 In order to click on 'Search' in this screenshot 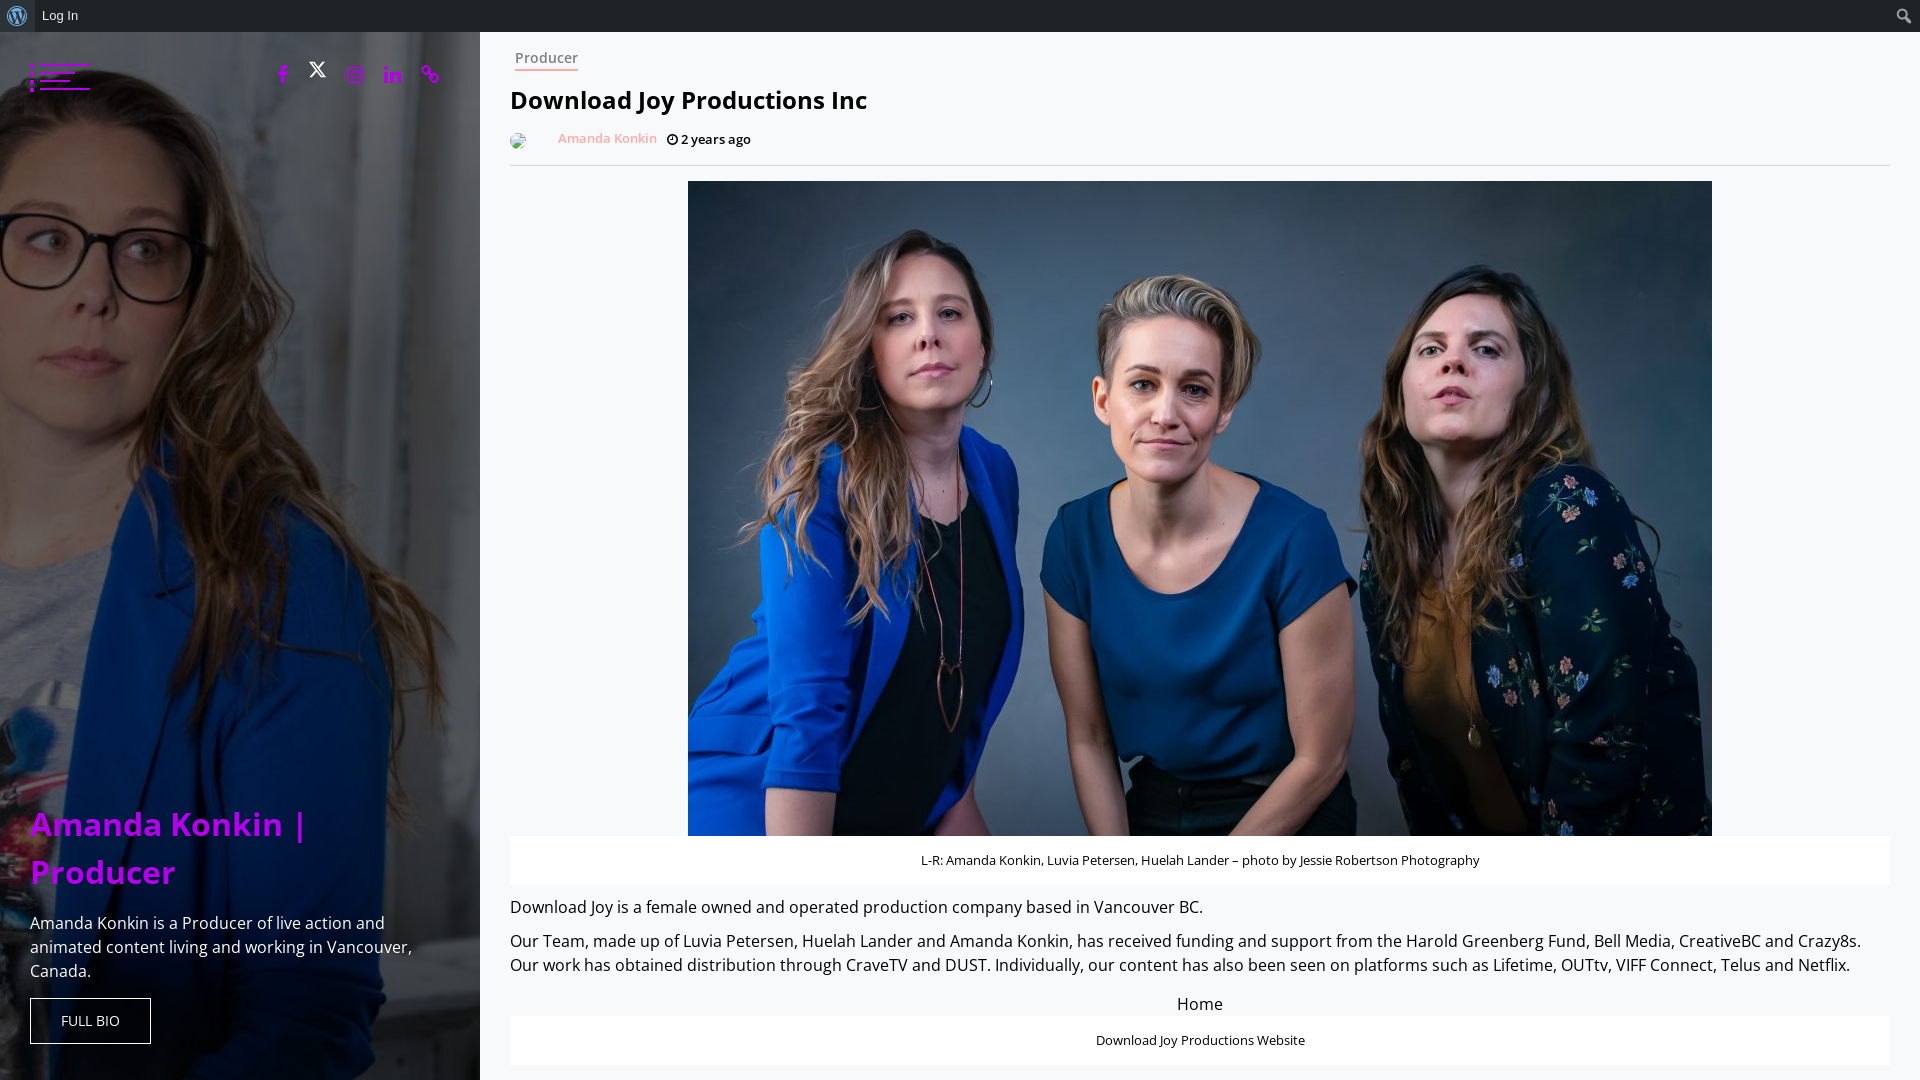, I will do `click(21, 16)`.